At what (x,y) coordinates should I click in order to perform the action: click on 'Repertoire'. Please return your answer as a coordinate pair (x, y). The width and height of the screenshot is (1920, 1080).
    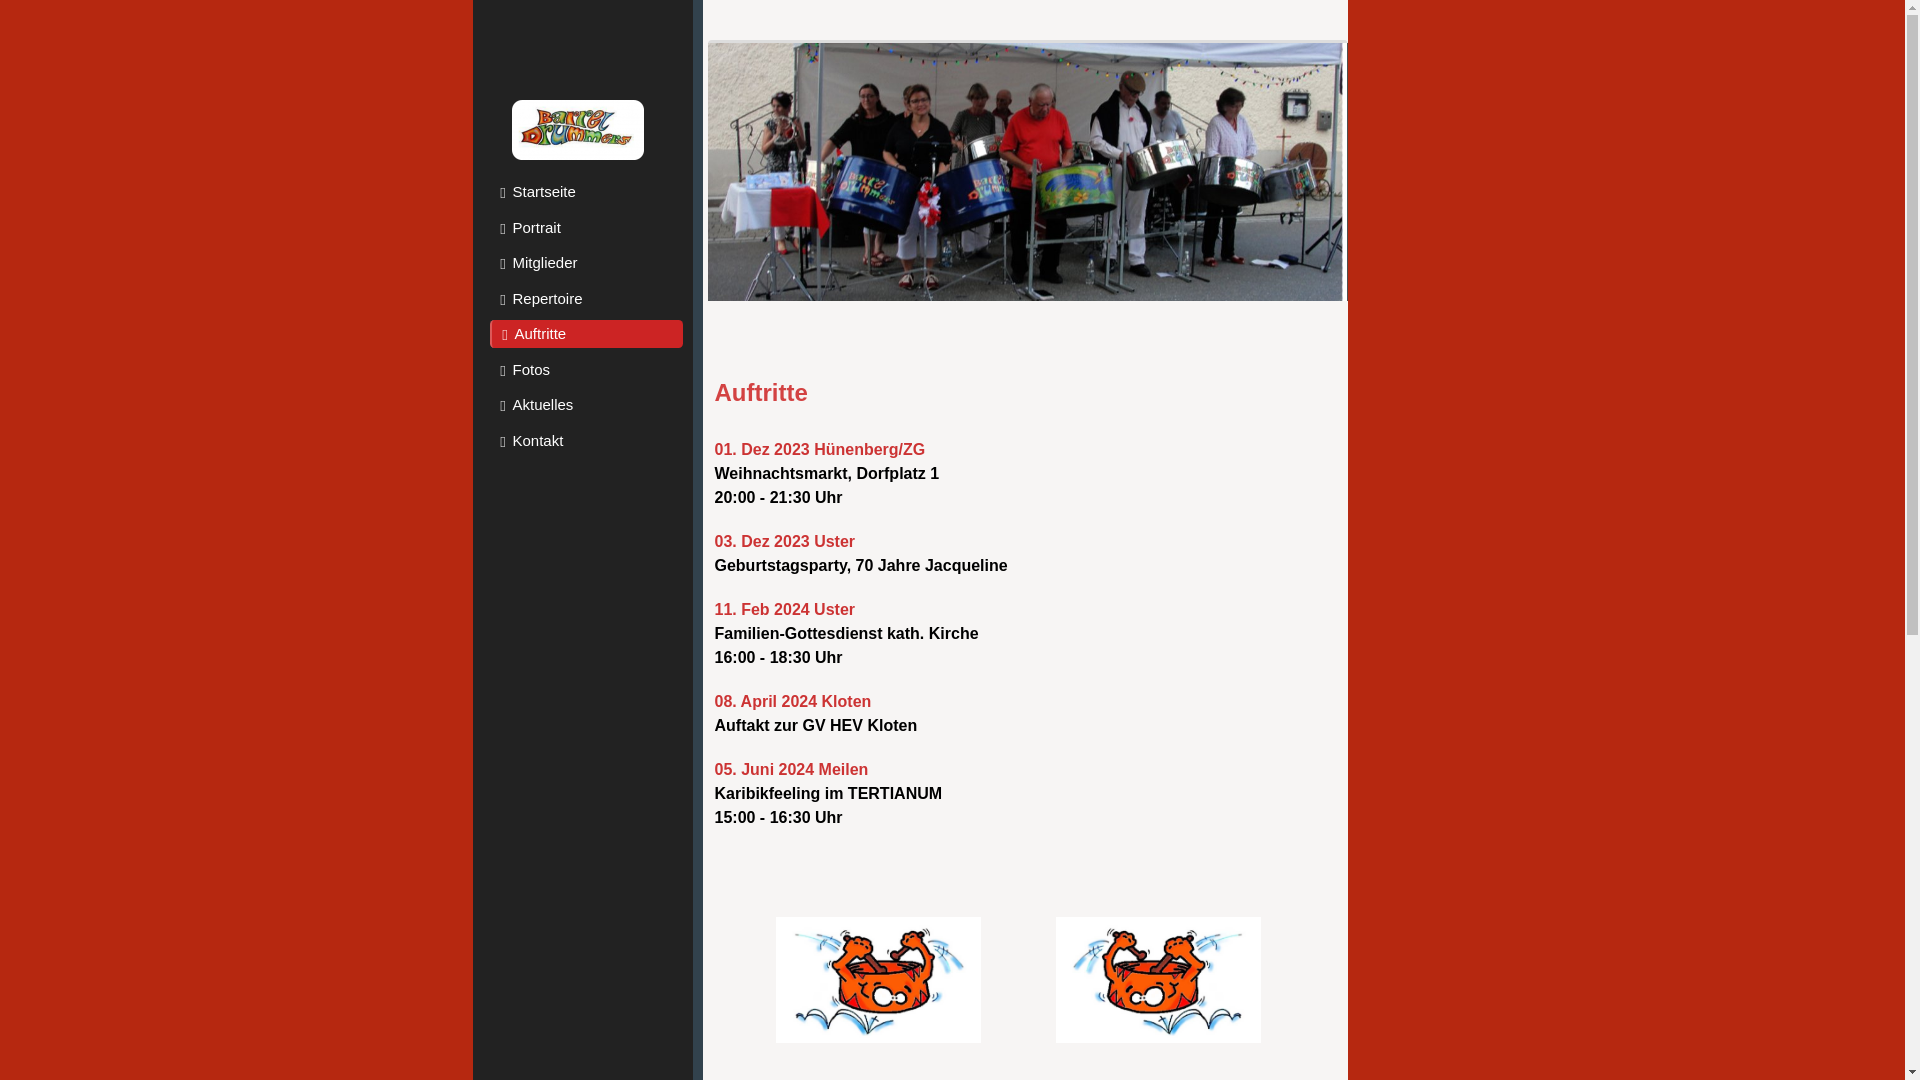
    Looking at the image, I should click on (585, 297).